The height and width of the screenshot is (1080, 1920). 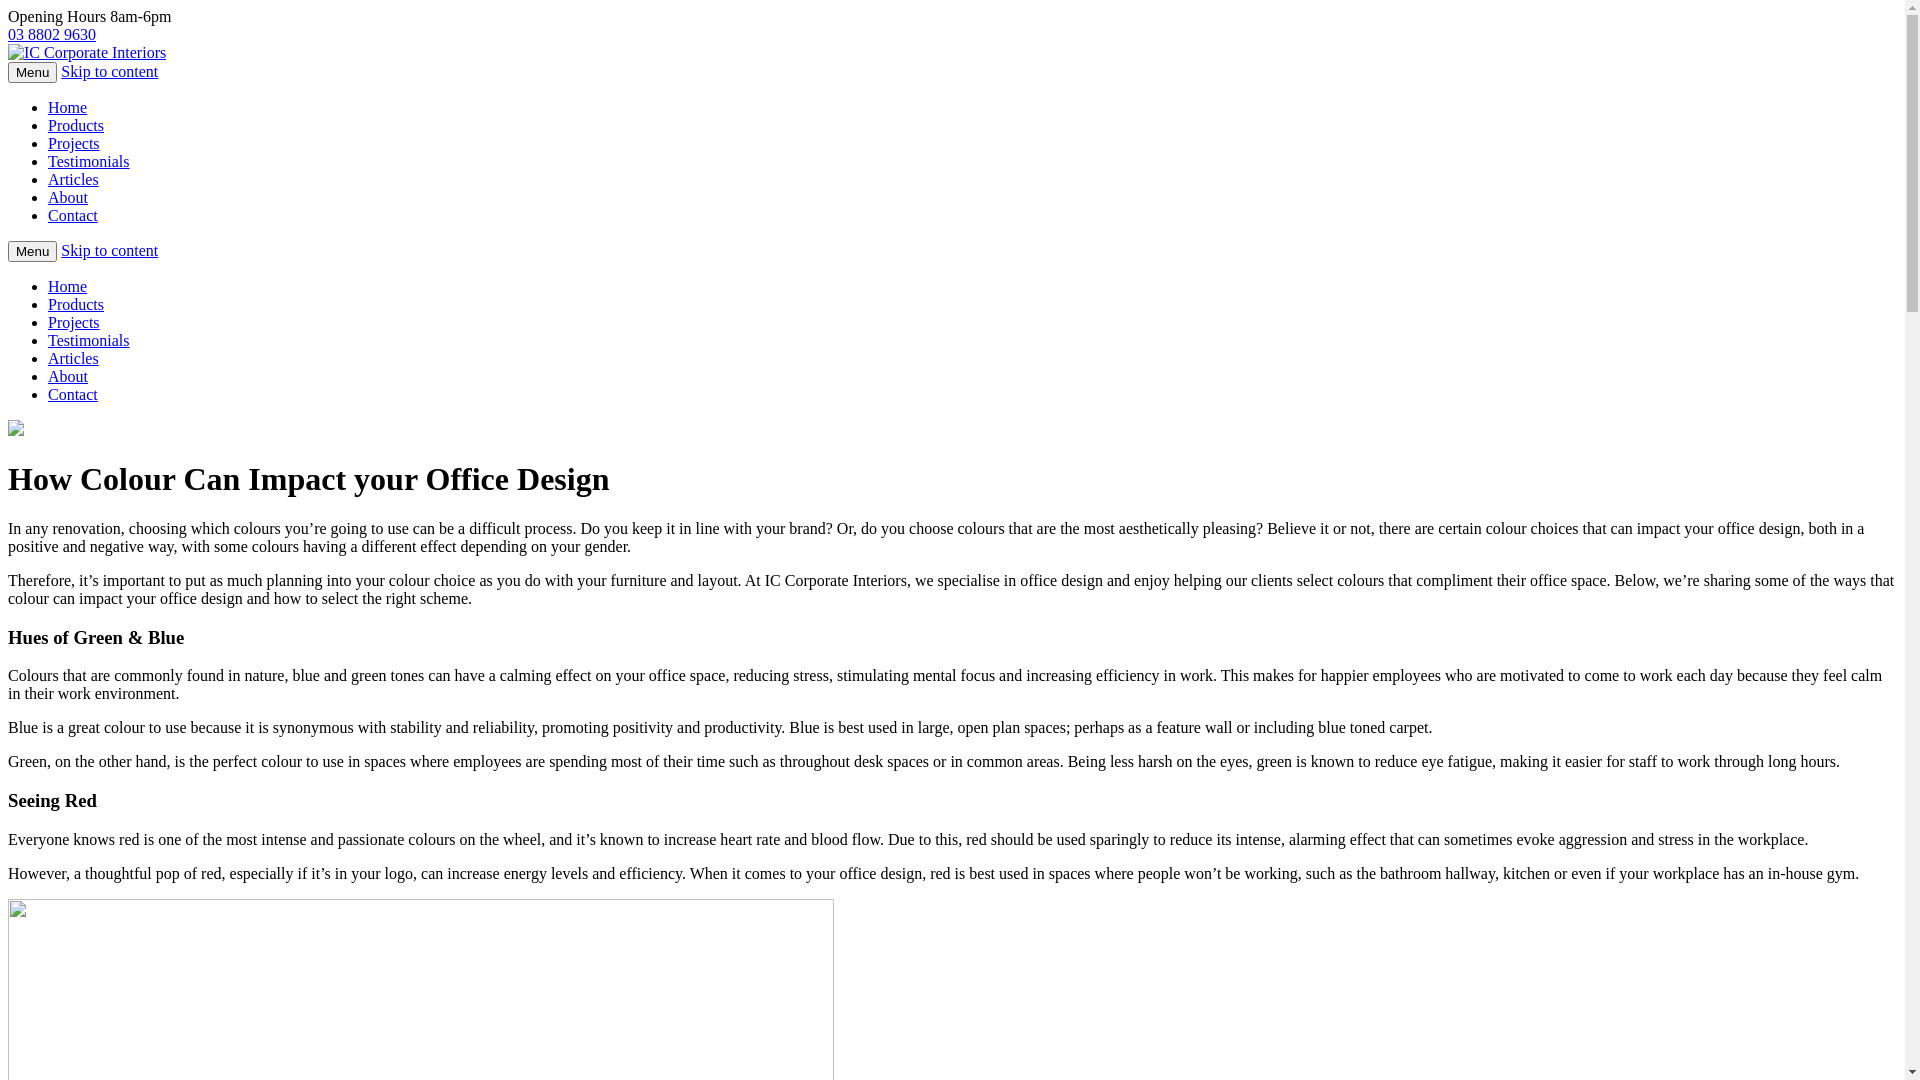 What do you see at coordinates (73, 357) in the screenshot?
I see `'Articles'` at bounding box center [73, 357].